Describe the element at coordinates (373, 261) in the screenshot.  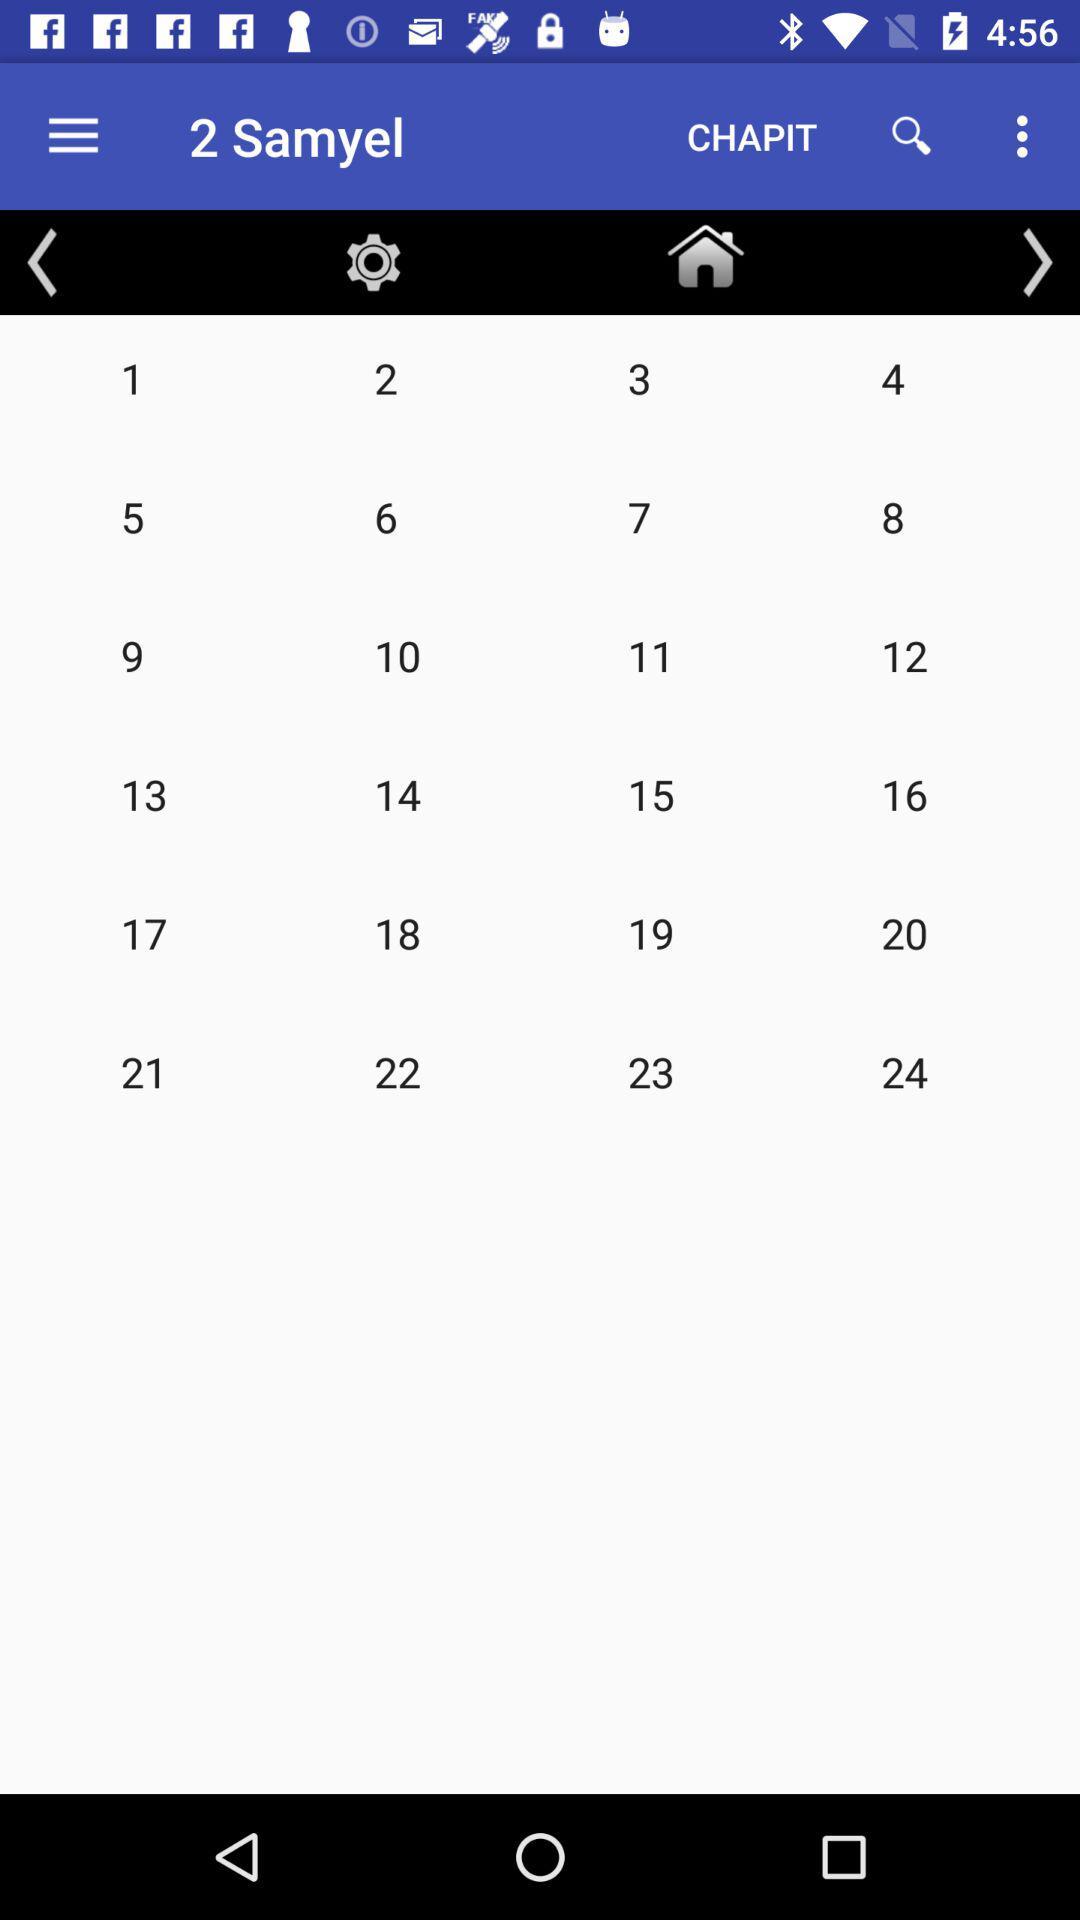
I see `the settings icon` at that location.